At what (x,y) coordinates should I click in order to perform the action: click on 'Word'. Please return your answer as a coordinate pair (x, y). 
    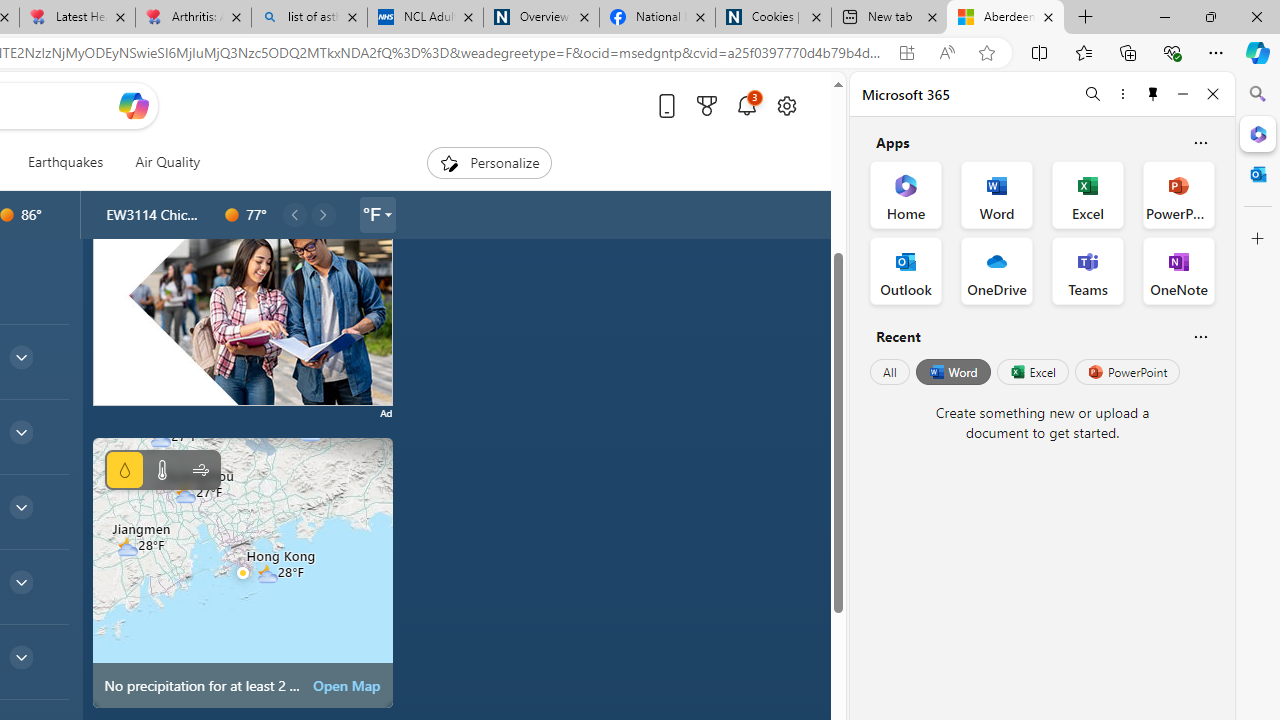
    Looking at the image, I should click on (951, 372).